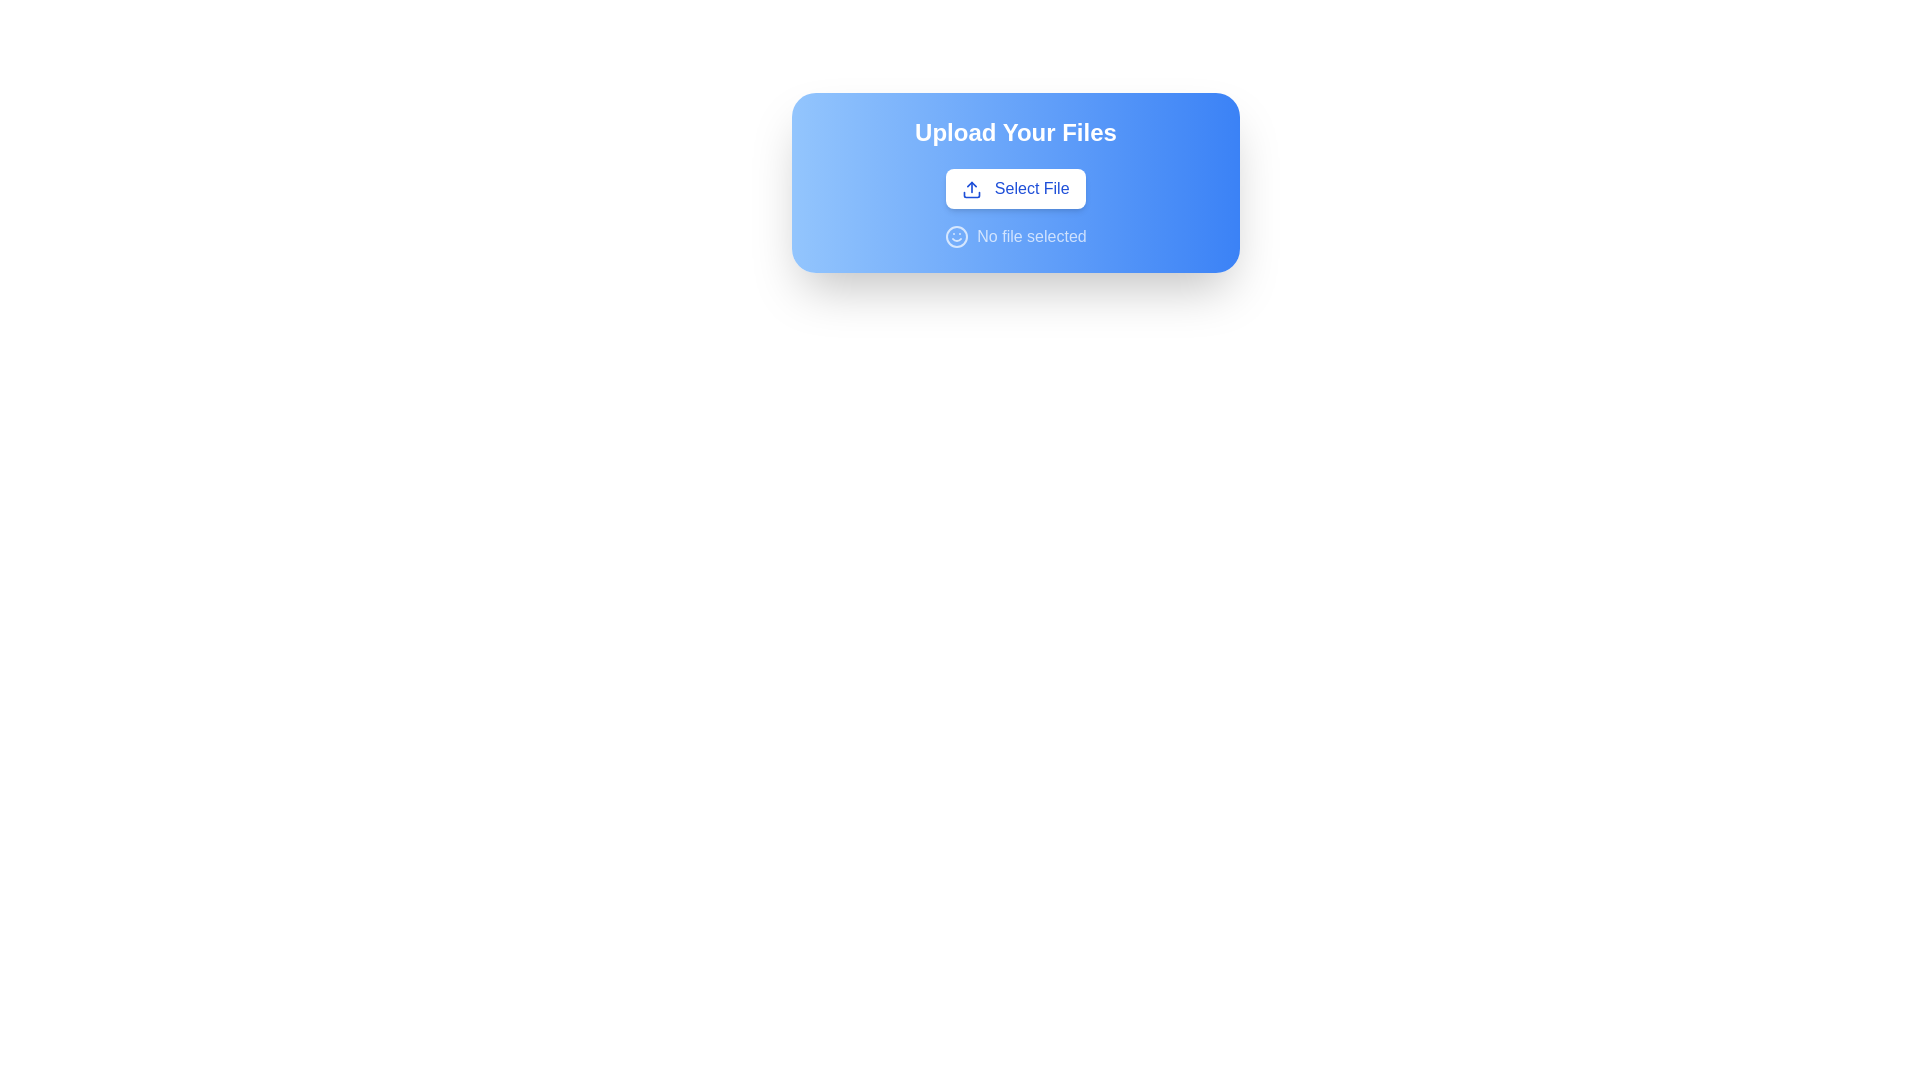 The image size is (1920, 1080). What do you see at coordinates (956, 235) in the screenshot?
I see `attributes of the SVG circle element with a blue outline and white fill, located at the center of the smiley face icon beneath the 'Select File' button` at bounding box center [956, 235].